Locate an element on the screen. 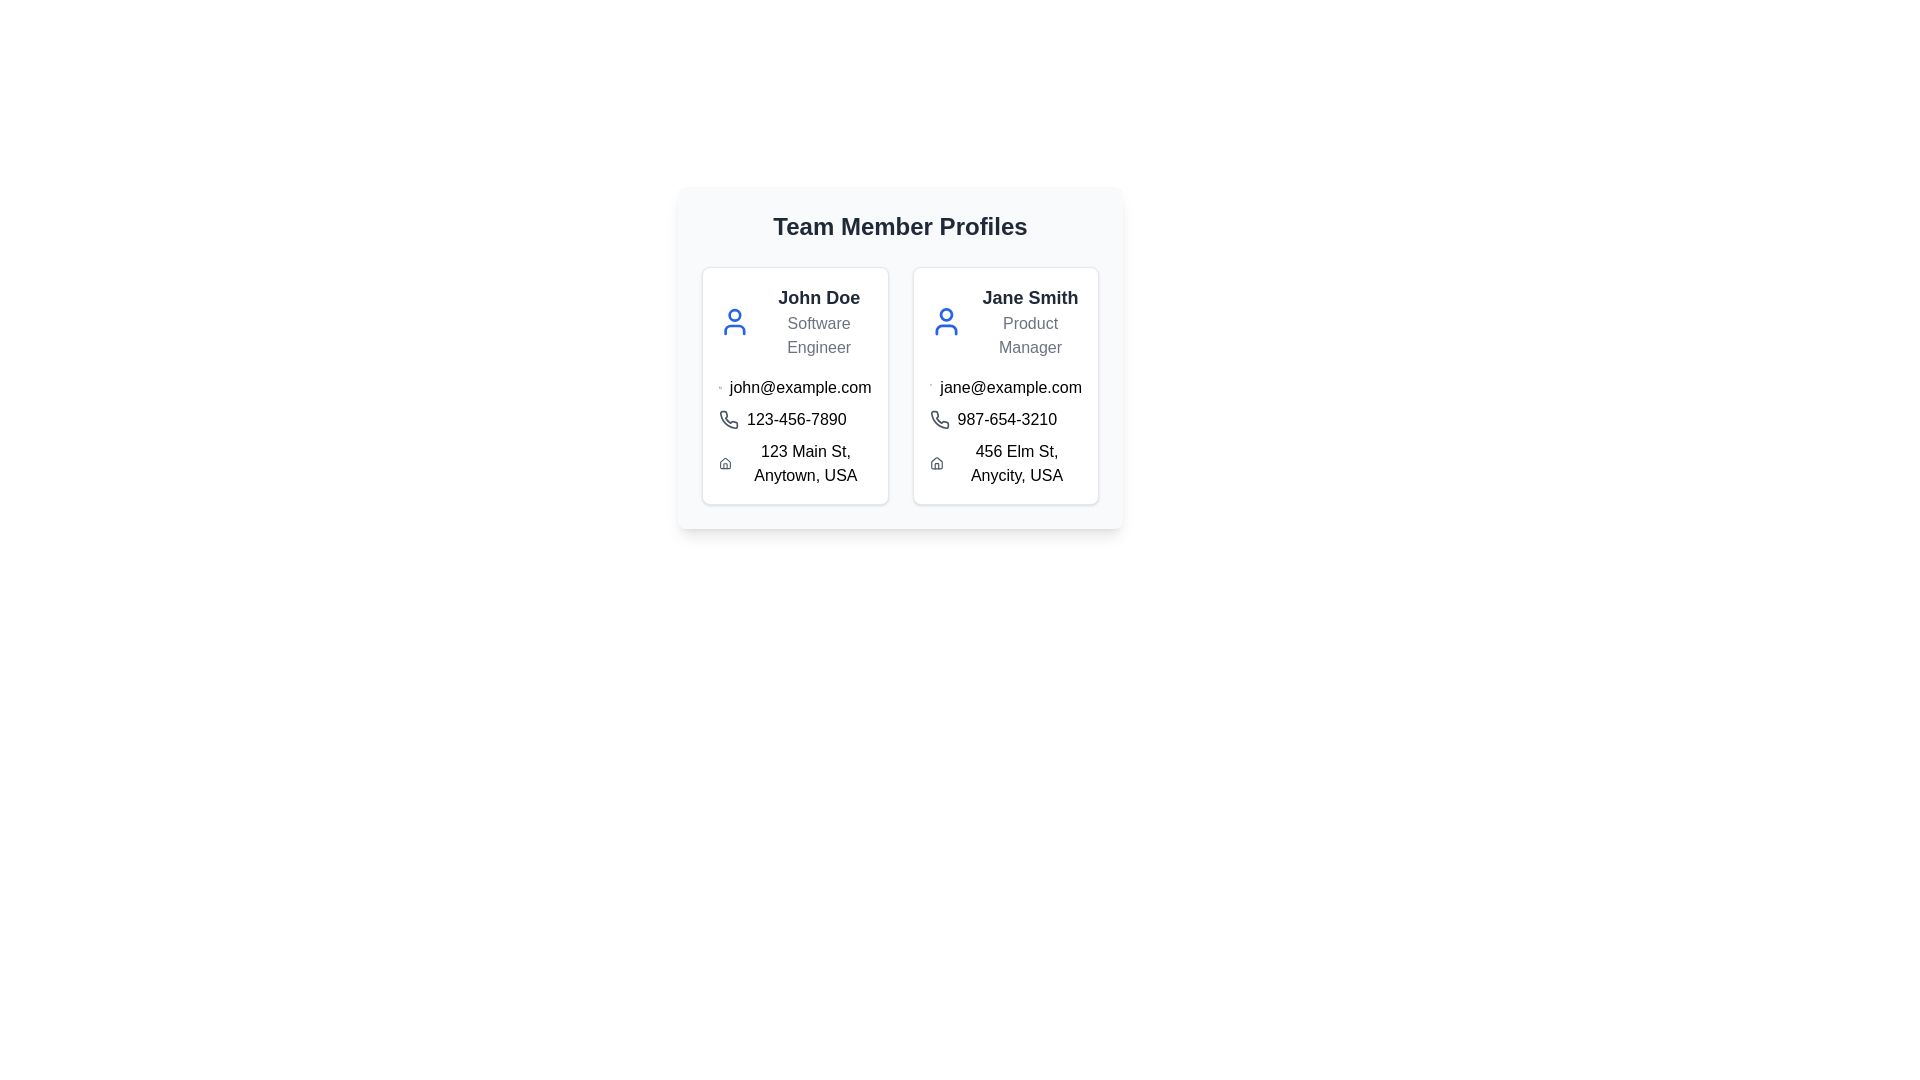  the Text Label displaying the job title of the individual in the 'Team Member Profiles' section, located beneath 'John Doe' and above the contact details is located at coordinates (819, 334).